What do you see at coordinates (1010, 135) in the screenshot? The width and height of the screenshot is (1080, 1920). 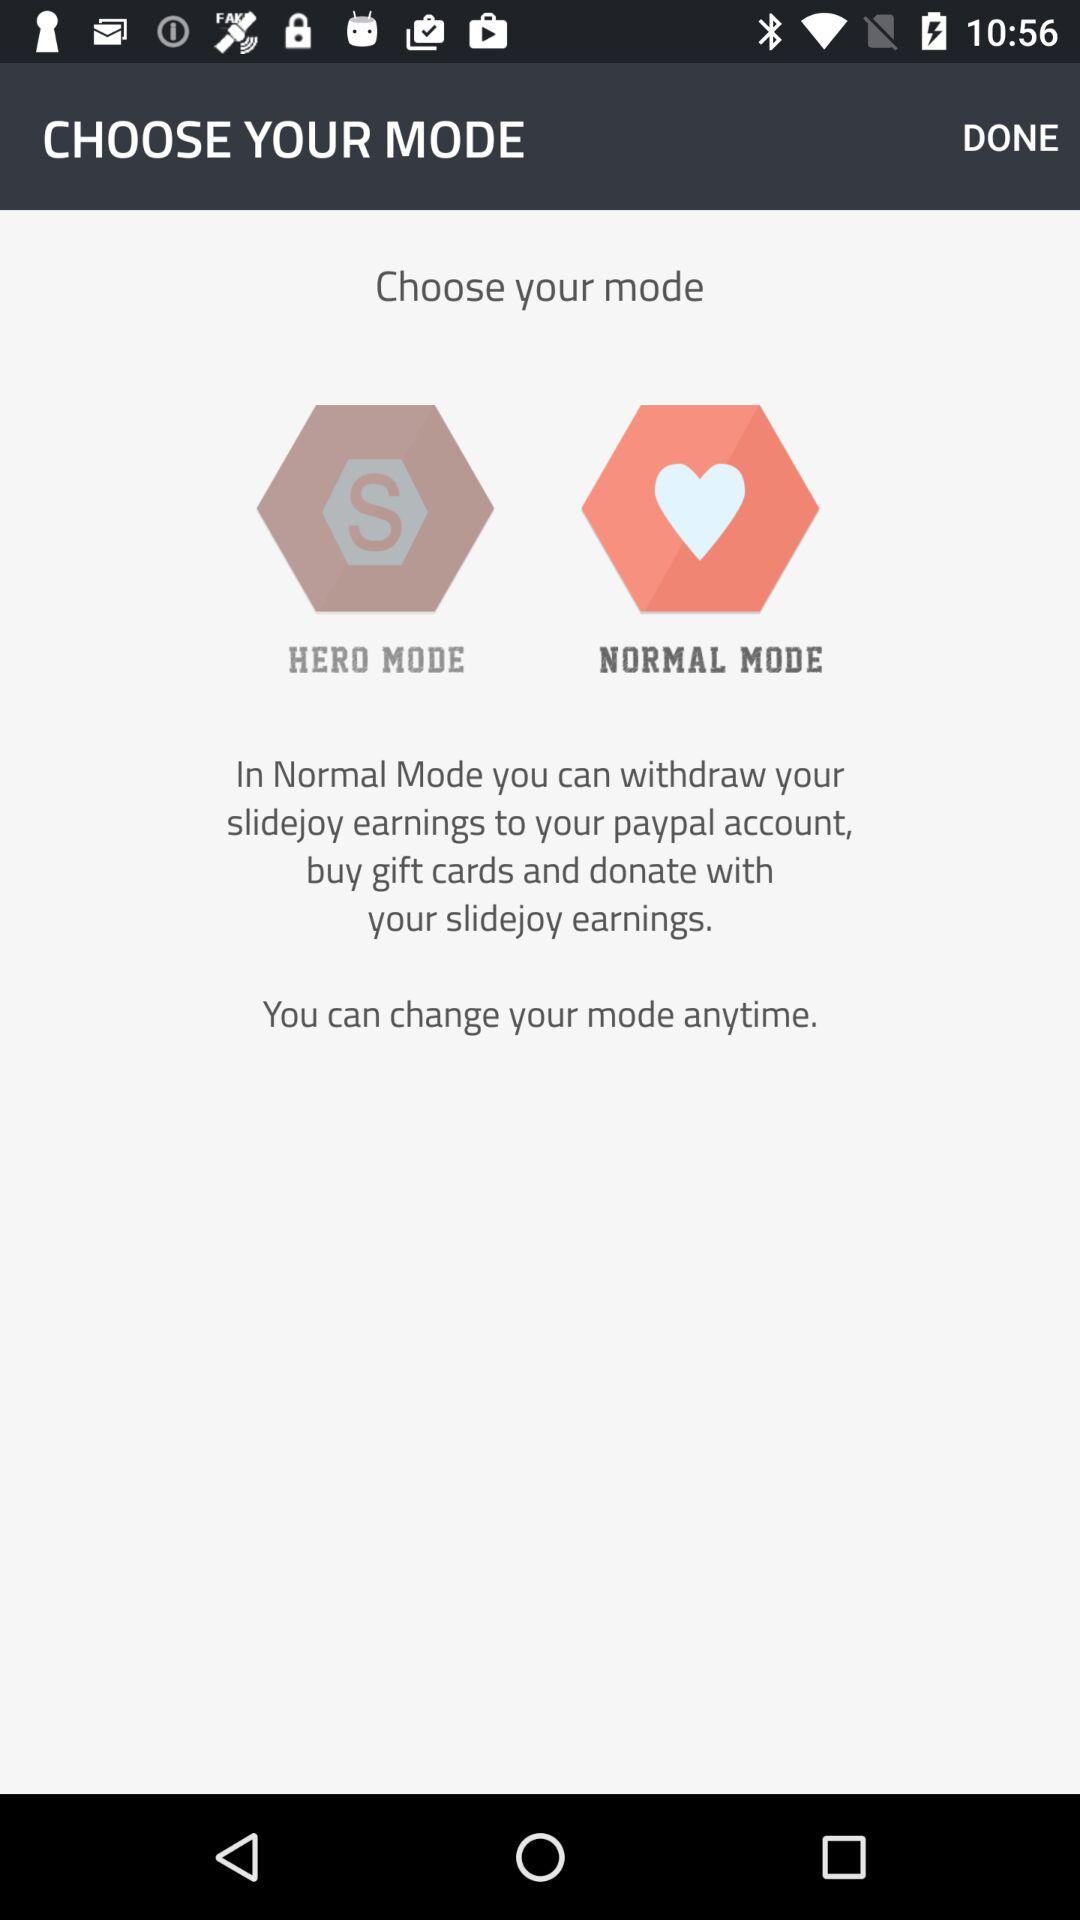 I see `icon above in normal mode icon` at bounding box center [1010, 135].